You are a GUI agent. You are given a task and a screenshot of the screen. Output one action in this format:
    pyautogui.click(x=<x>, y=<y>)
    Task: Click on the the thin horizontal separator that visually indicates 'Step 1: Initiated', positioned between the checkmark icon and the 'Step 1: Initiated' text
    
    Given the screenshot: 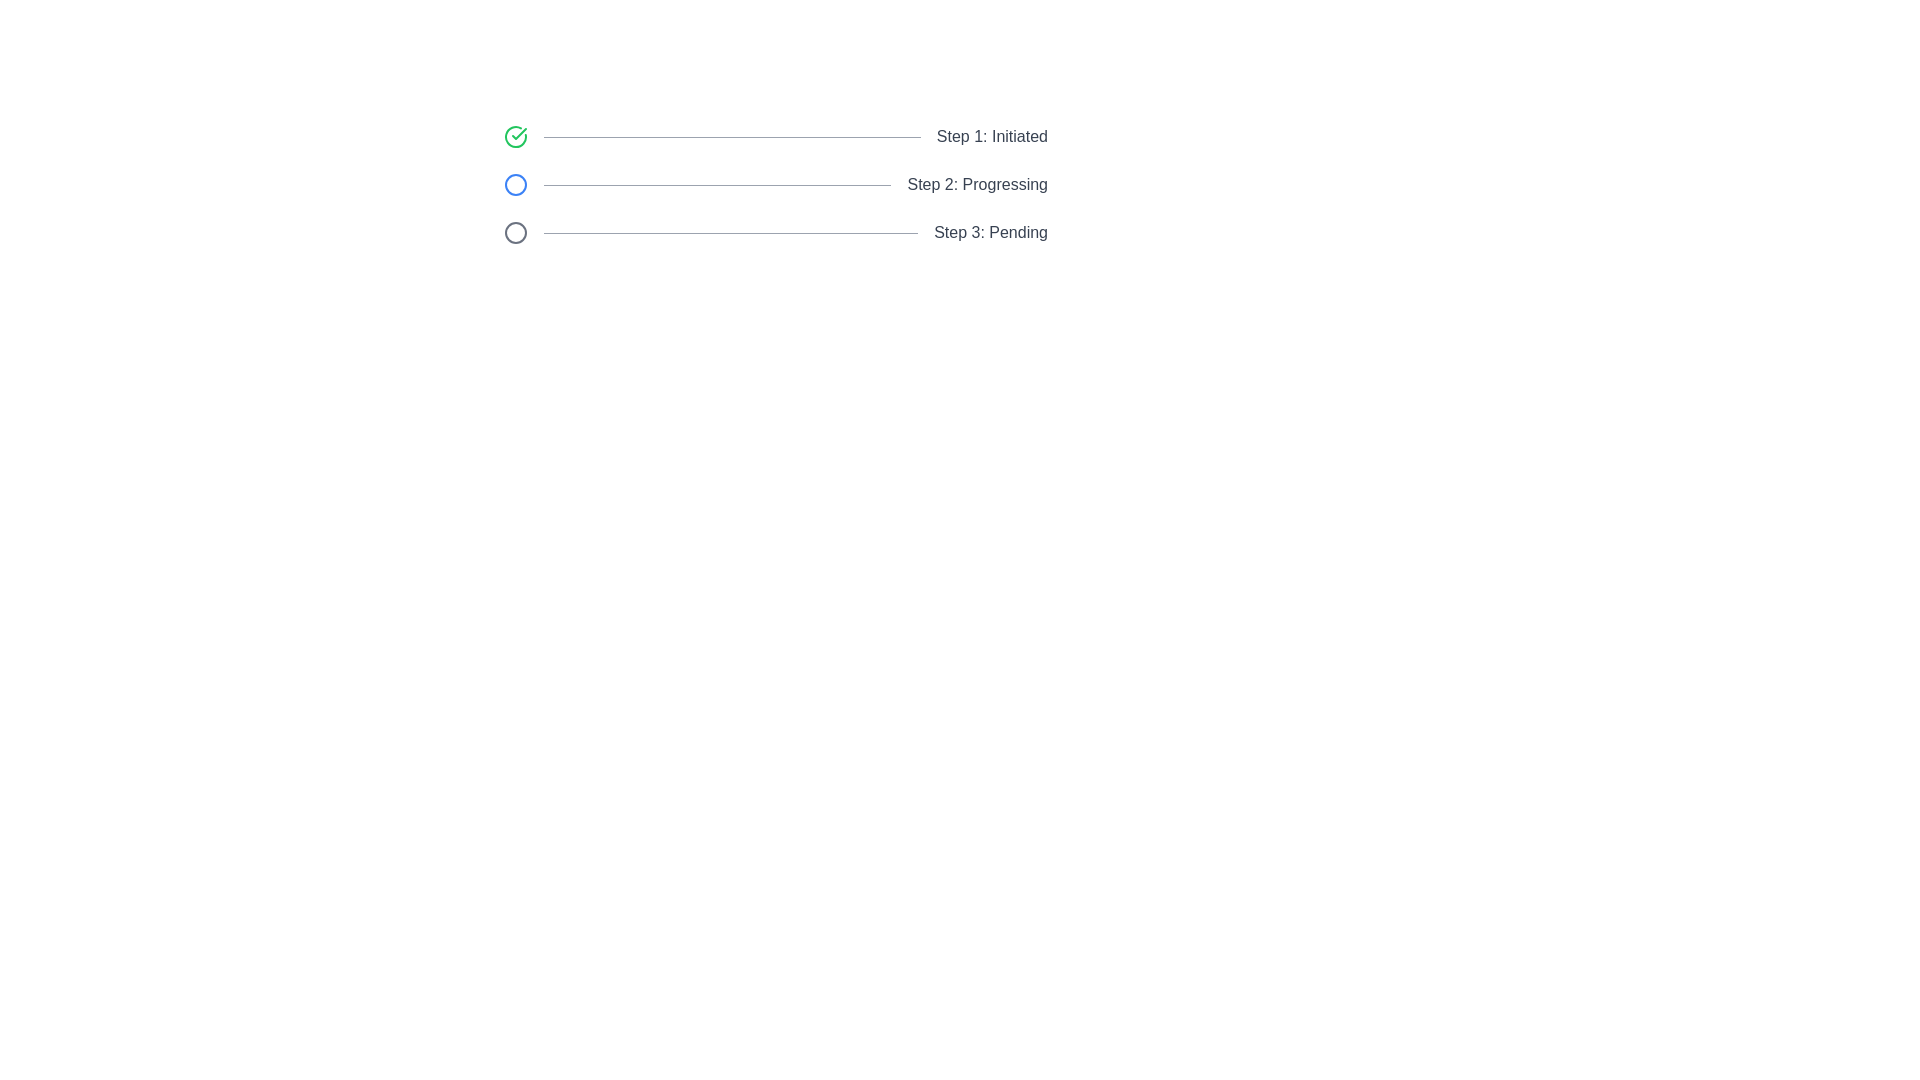 What is the action you would take?
    pyautogui.click(x=731, y=136)
    